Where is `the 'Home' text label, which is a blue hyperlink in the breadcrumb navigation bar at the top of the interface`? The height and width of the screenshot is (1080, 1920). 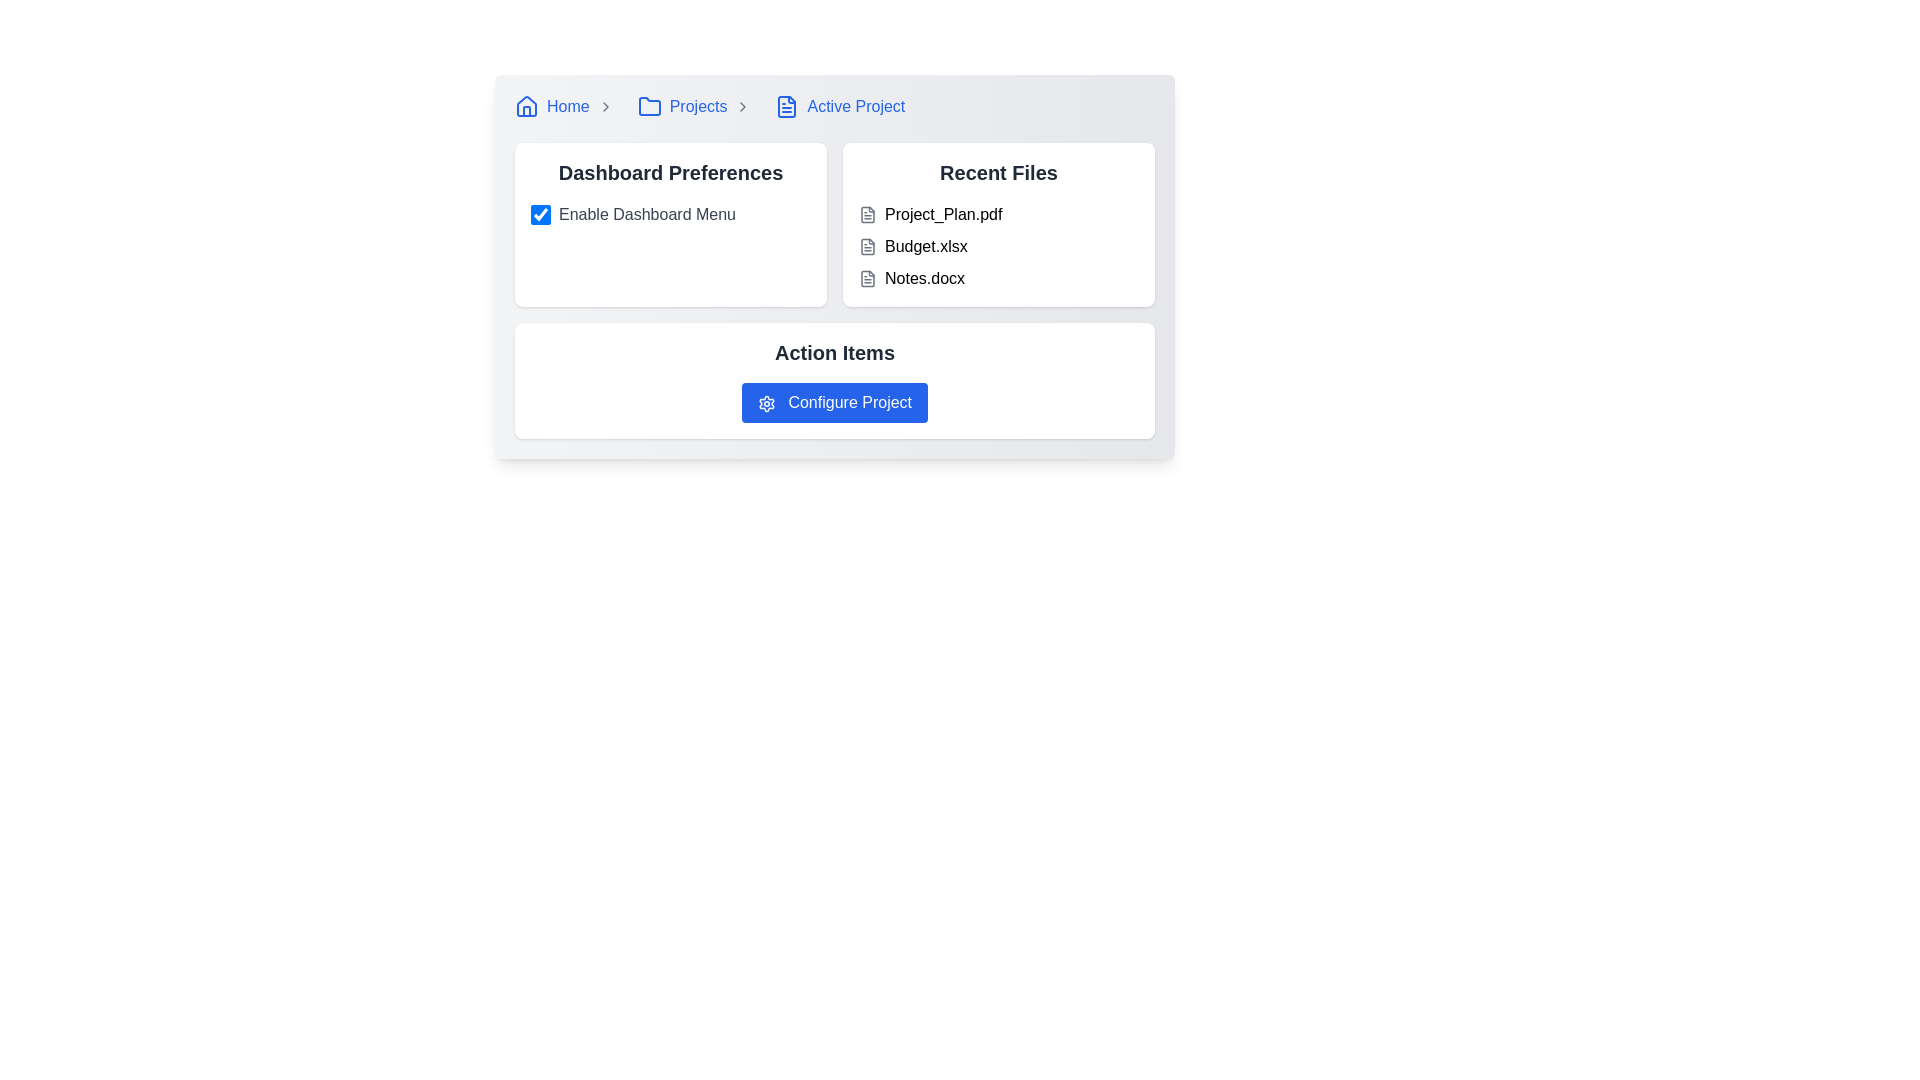 the 'Home' text label, which is a blue hyperlink in the breadcrumb navigation bar at the top of the interface is located at coordinates (567, 107).